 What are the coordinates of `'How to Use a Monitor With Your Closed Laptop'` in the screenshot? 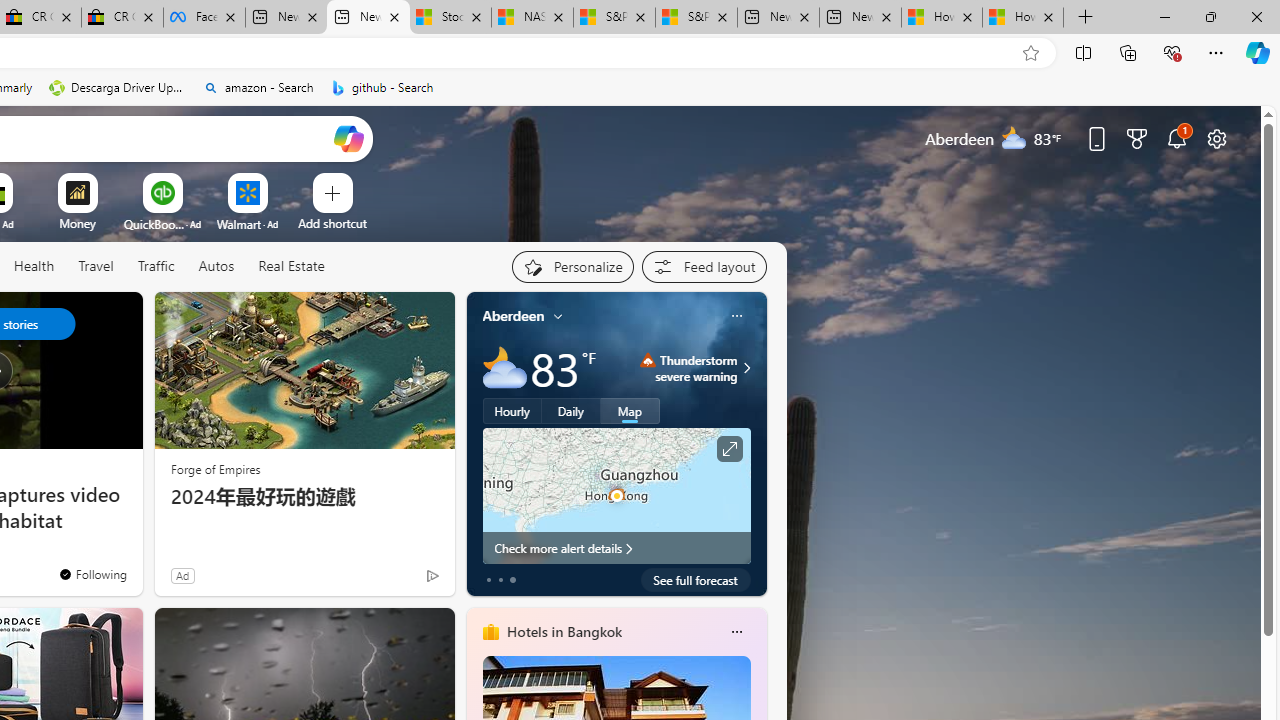 It's located at (1023, 17).